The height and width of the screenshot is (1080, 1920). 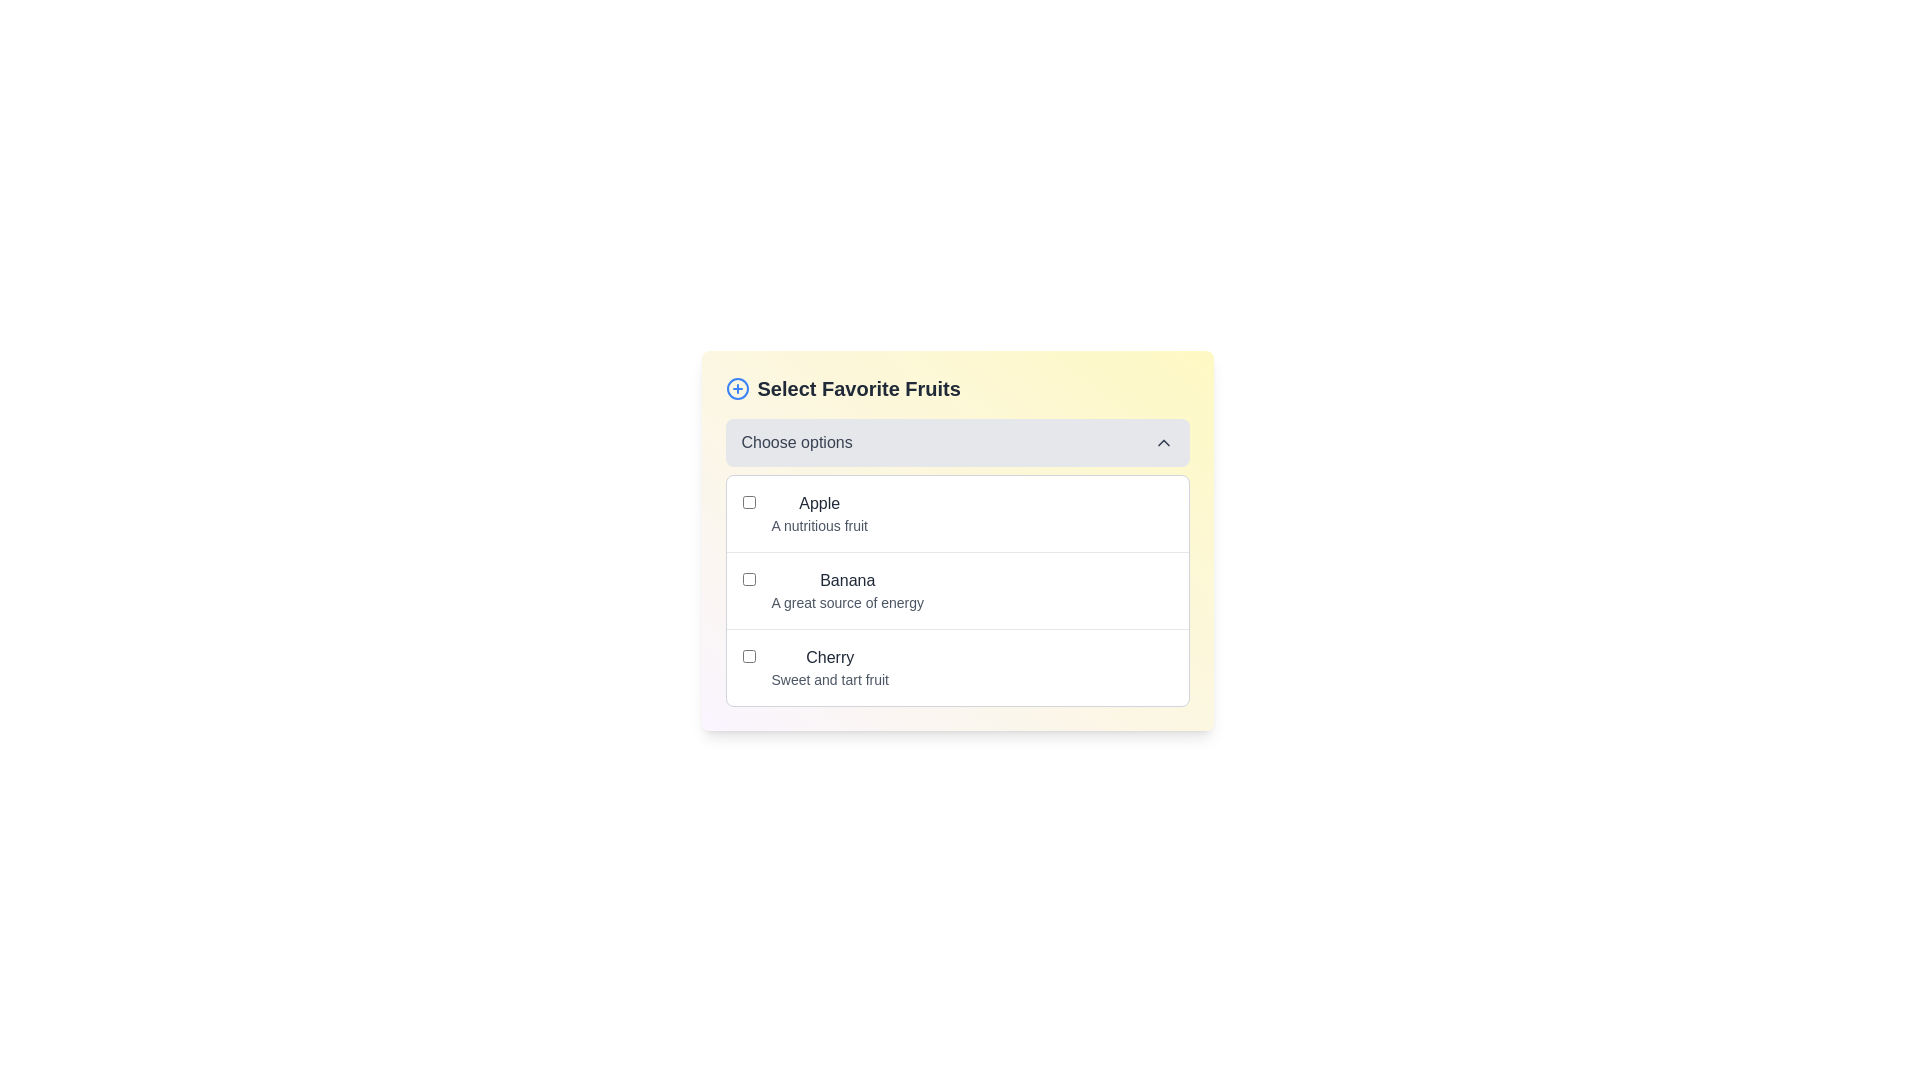 I want to click on the text label 'A nutritious fruit' which is styled in small, muted gray text and located under the main text 'Apple' in the 'Select Favorite Fruits' menu, so click(x=819, y=524).